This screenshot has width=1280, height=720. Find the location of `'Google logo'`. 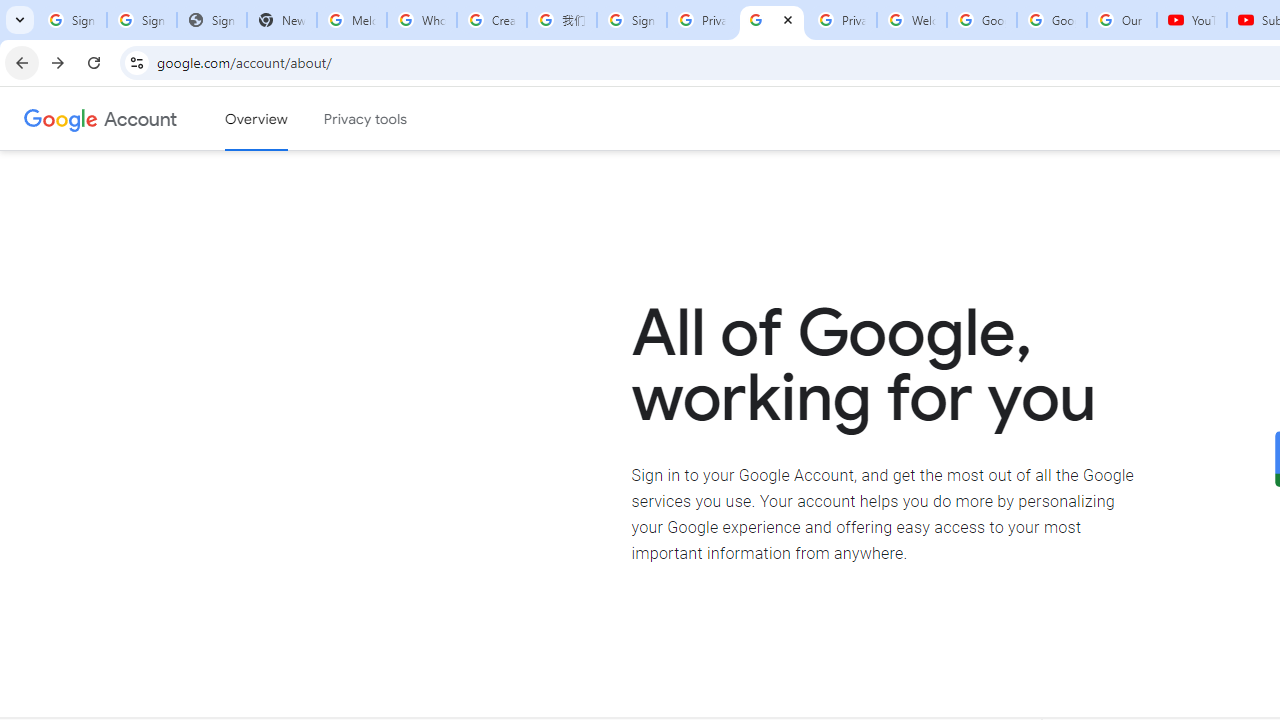

'Google logo' is located at coordinates (61, 118).